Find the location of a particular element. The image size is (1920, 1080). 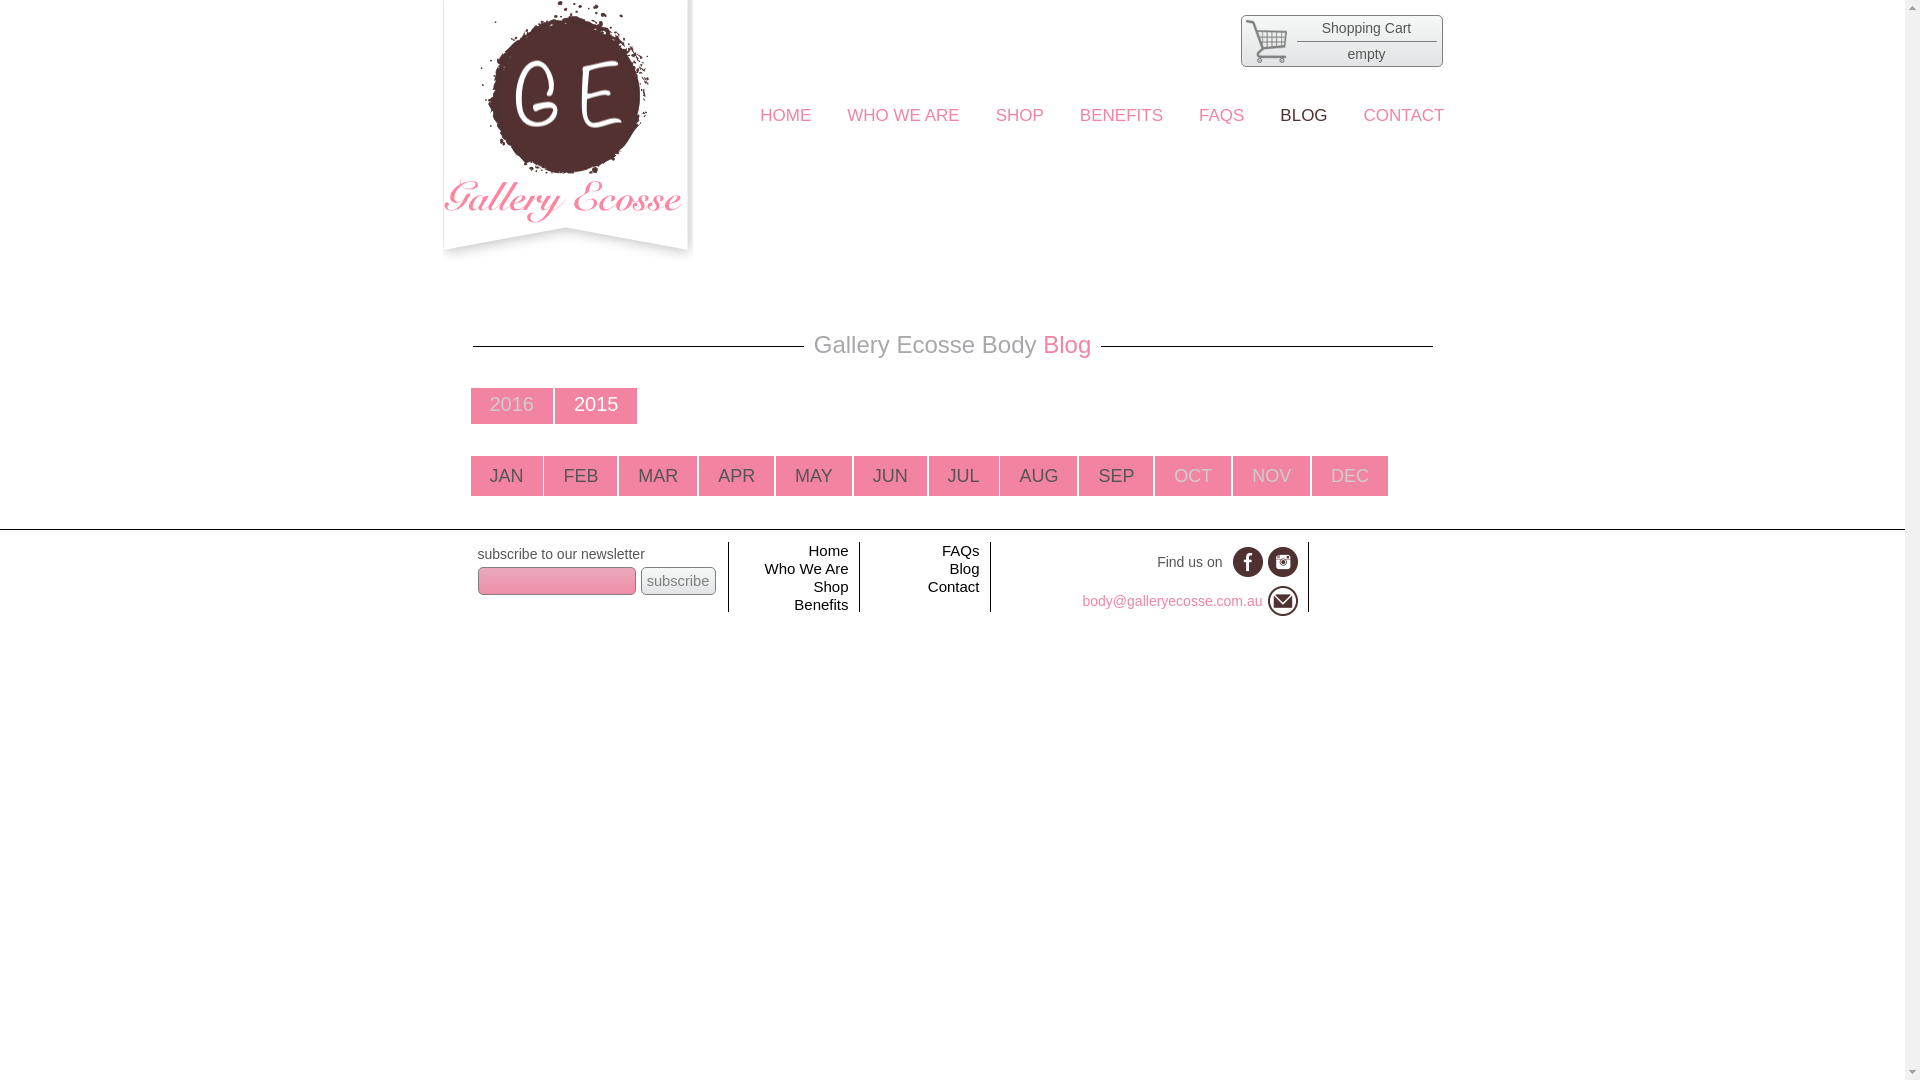

'Home' is located at coordinates (828, 550).